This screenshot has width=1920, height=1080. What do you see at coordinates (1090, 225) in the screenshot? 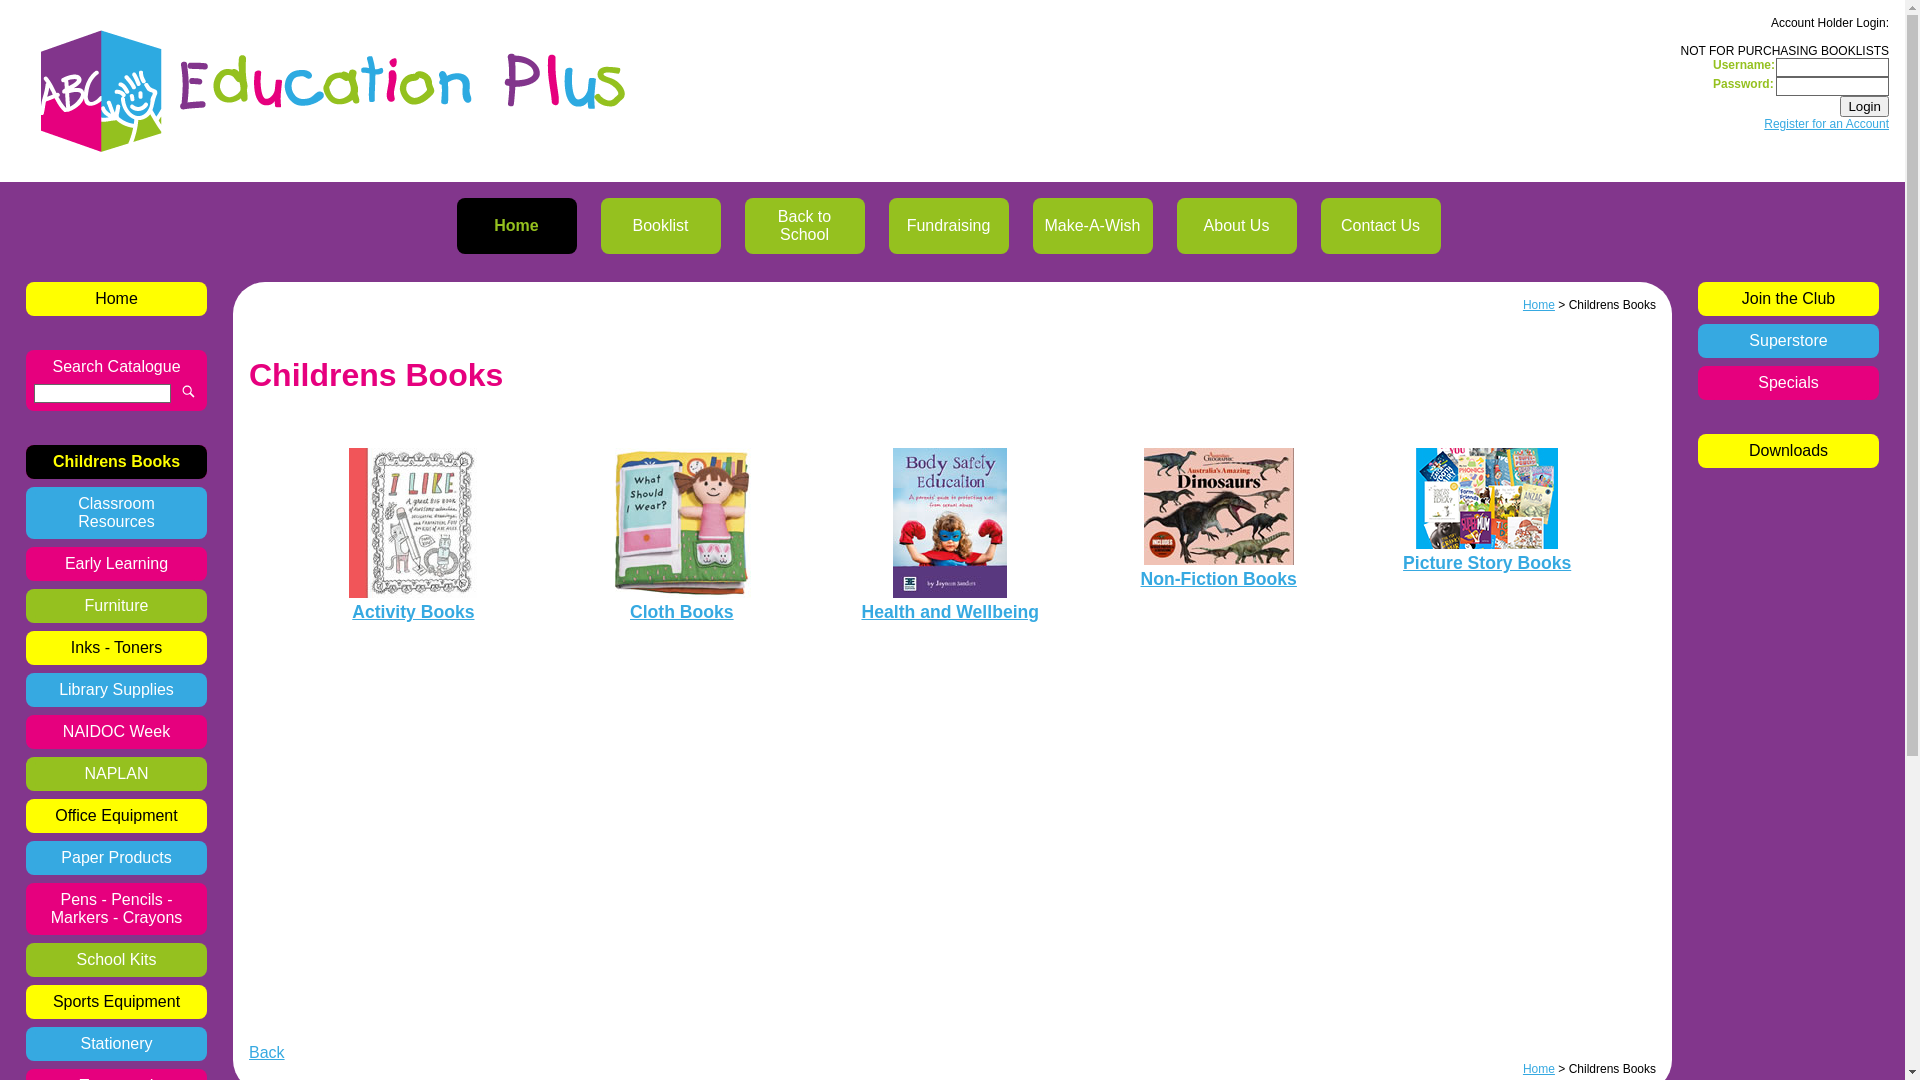
I see `'Make-A-Wish'` at bounding box center [1090, 225].